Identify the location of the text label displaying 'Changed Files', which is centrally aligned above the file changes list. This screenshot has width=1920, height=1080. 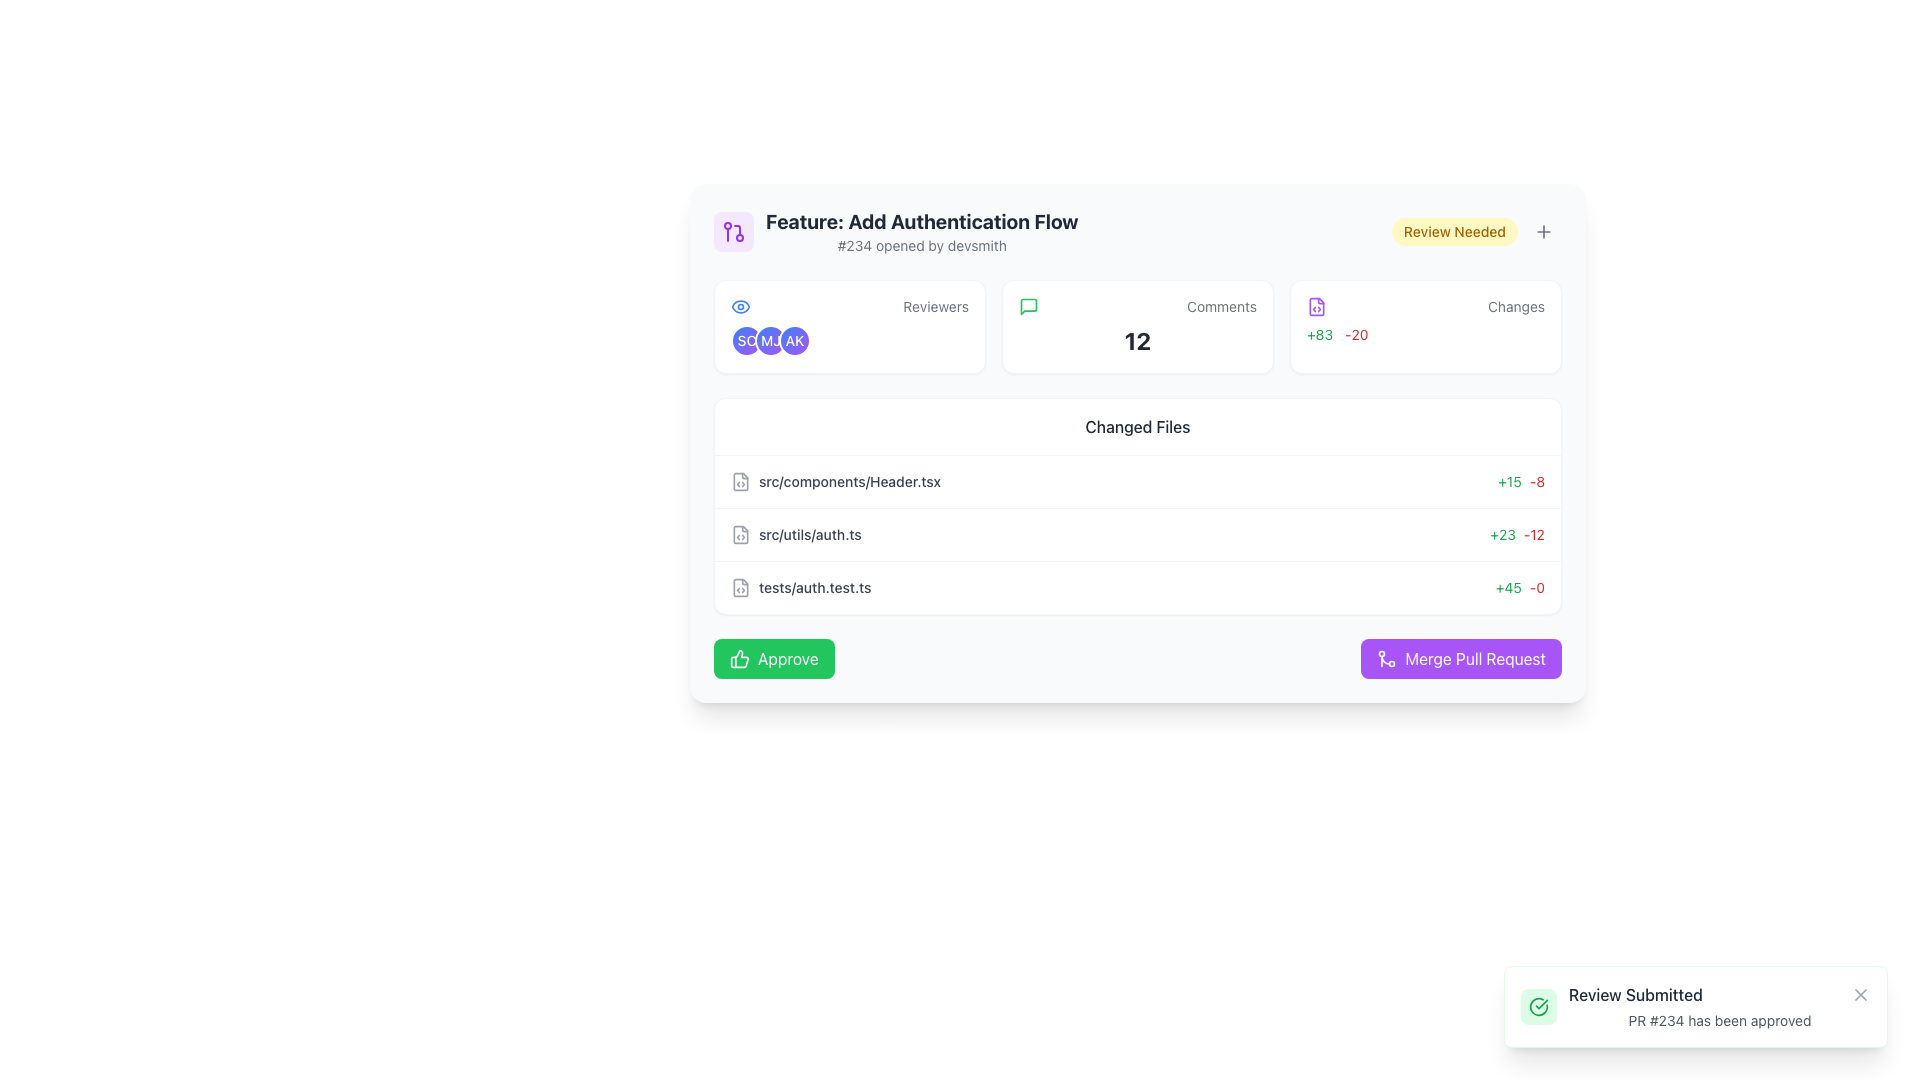
(1137, 426).